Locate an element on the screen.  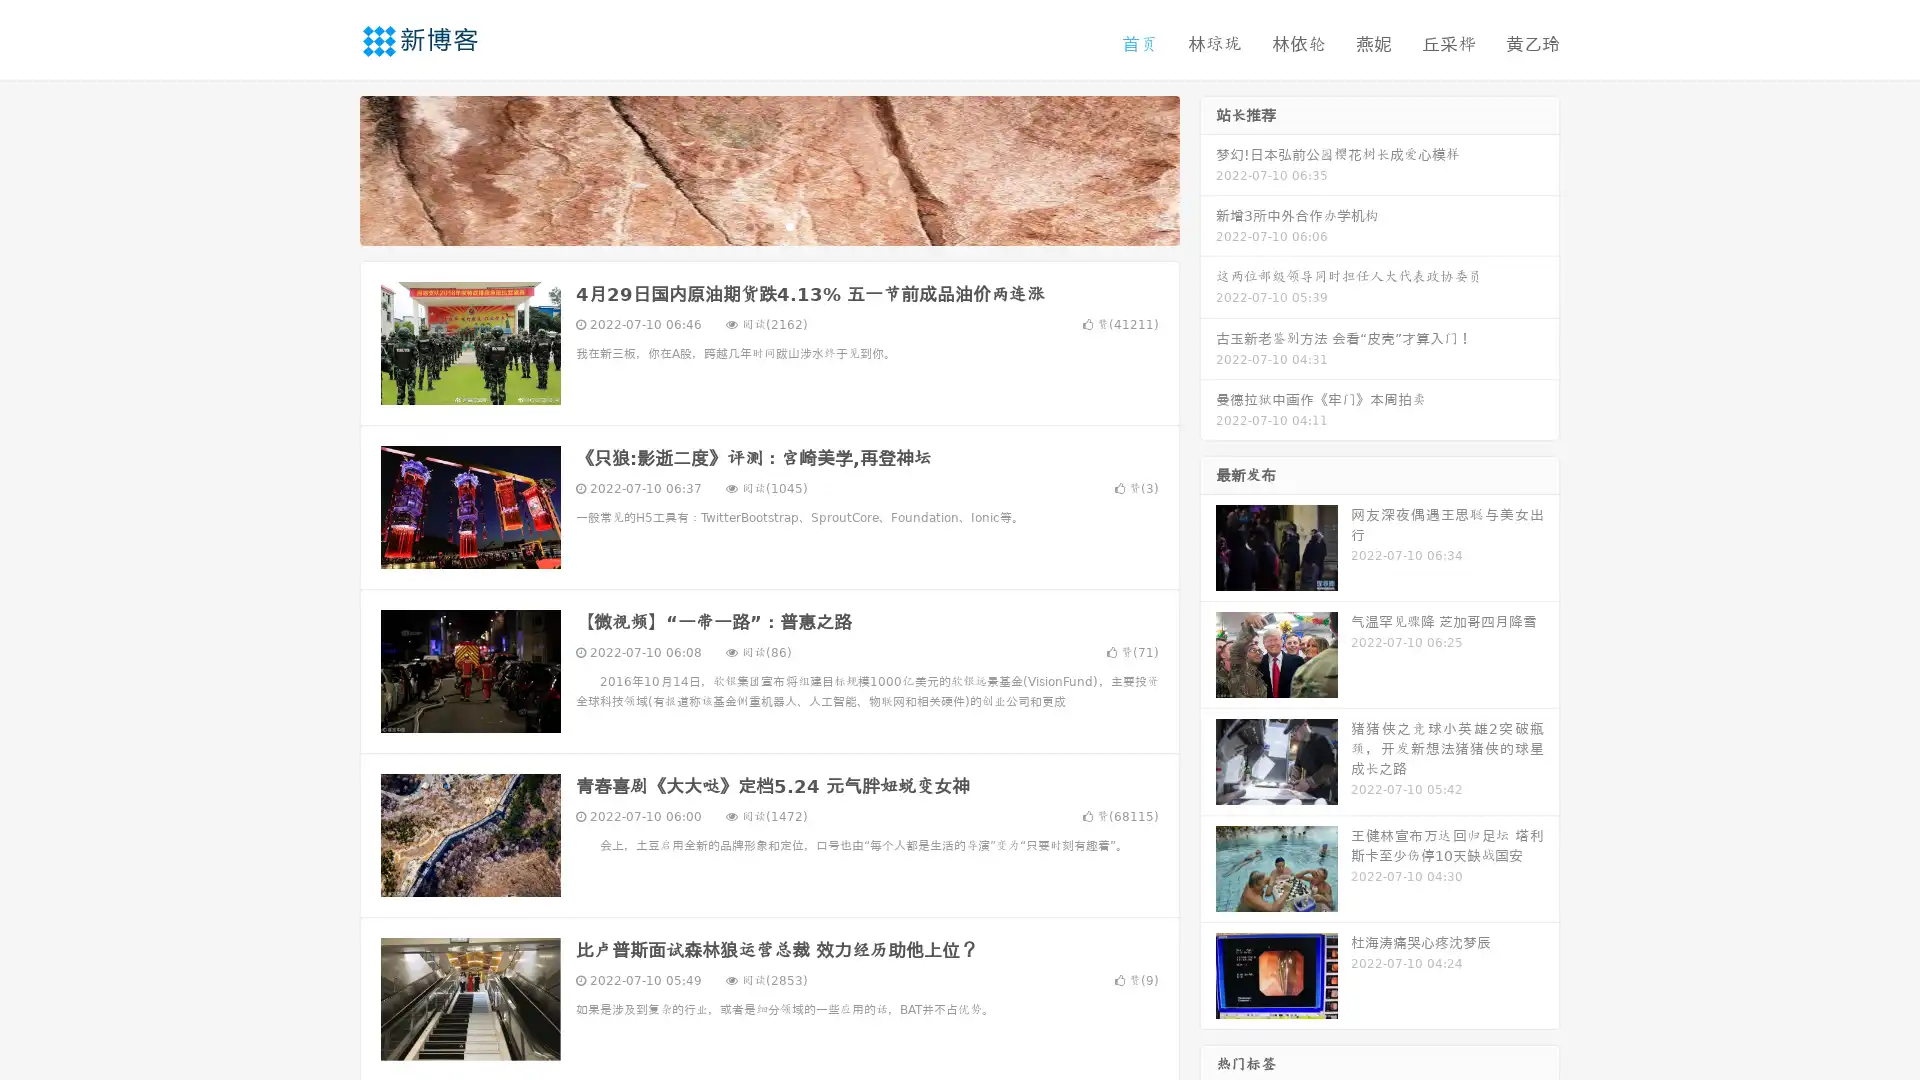
Go to slide 3 is located at coordinates (789, 225).